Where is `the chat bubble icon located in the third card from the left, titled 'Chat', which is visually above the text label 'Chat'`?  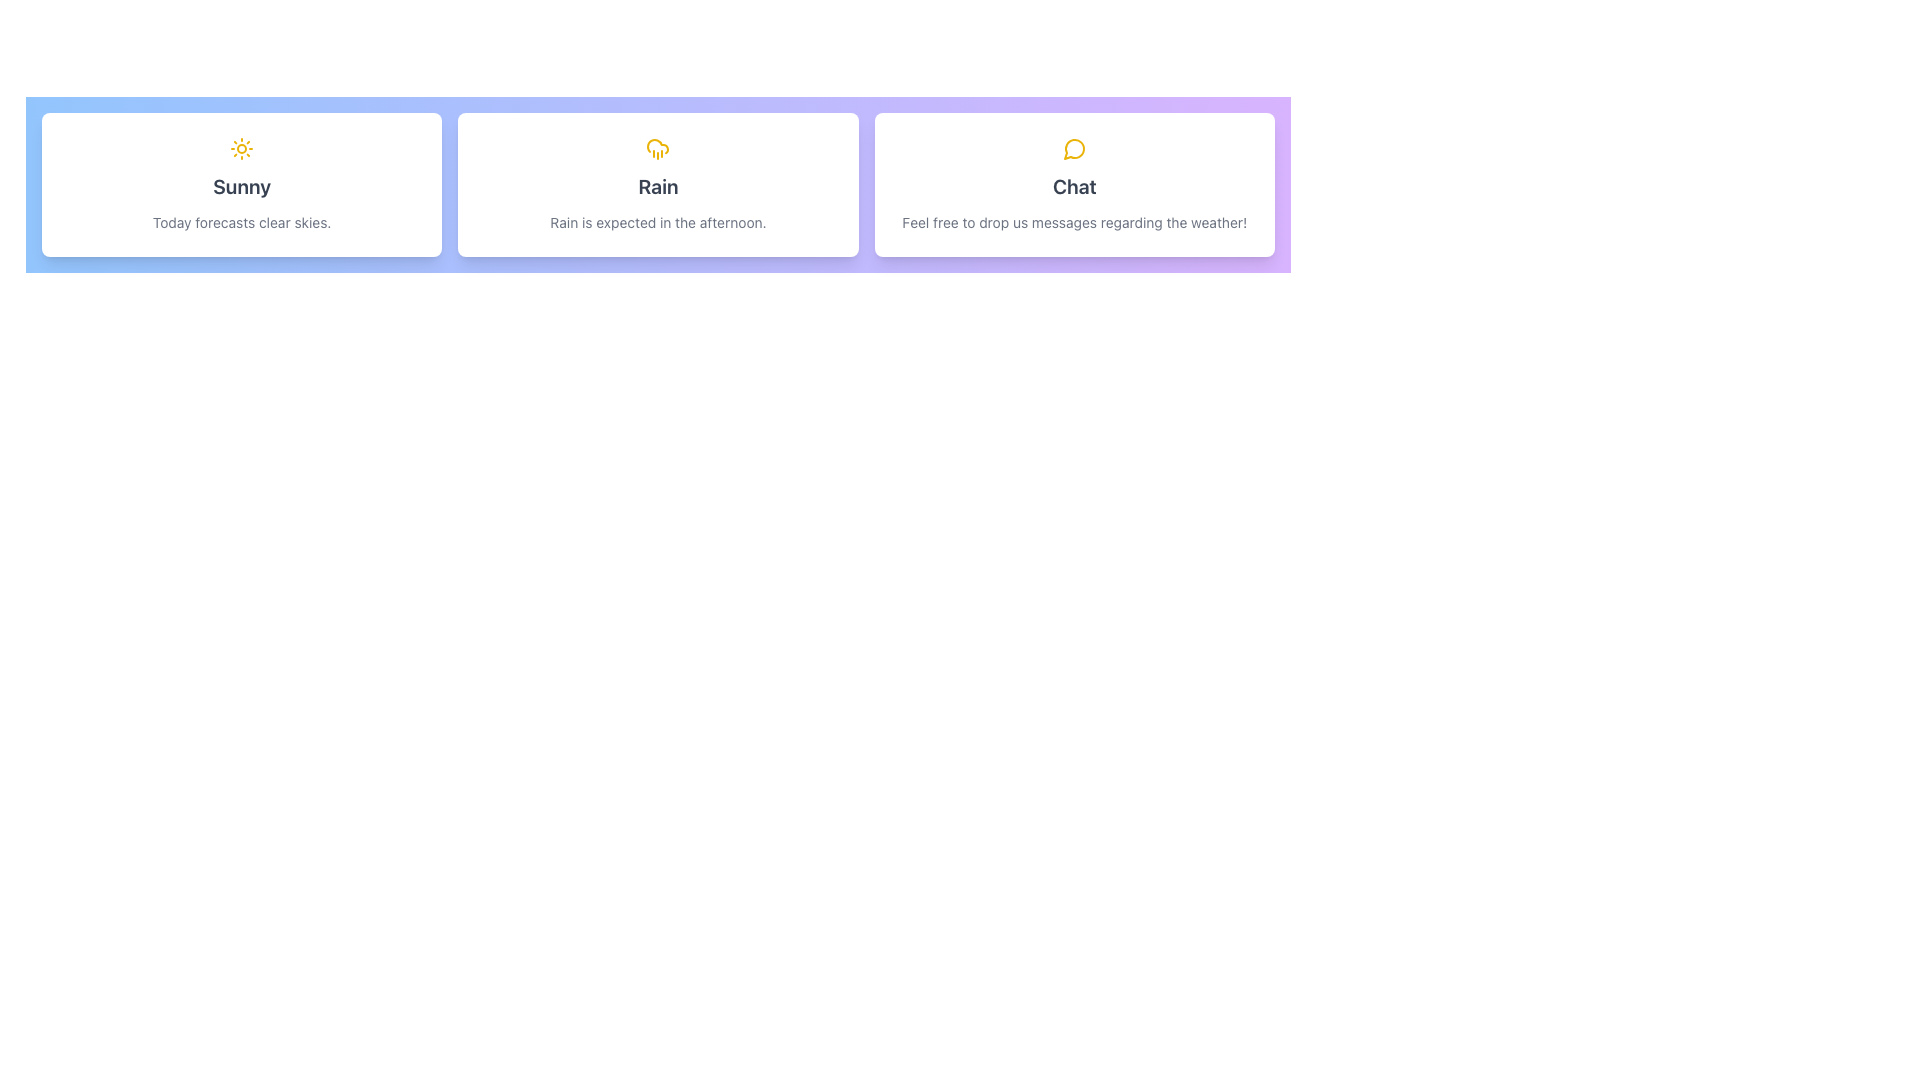
the chat bubble icon located in the third card from the left, titled 'Chat', which is visually above the text label 'Chat' is located at coordinates (1073, 148).